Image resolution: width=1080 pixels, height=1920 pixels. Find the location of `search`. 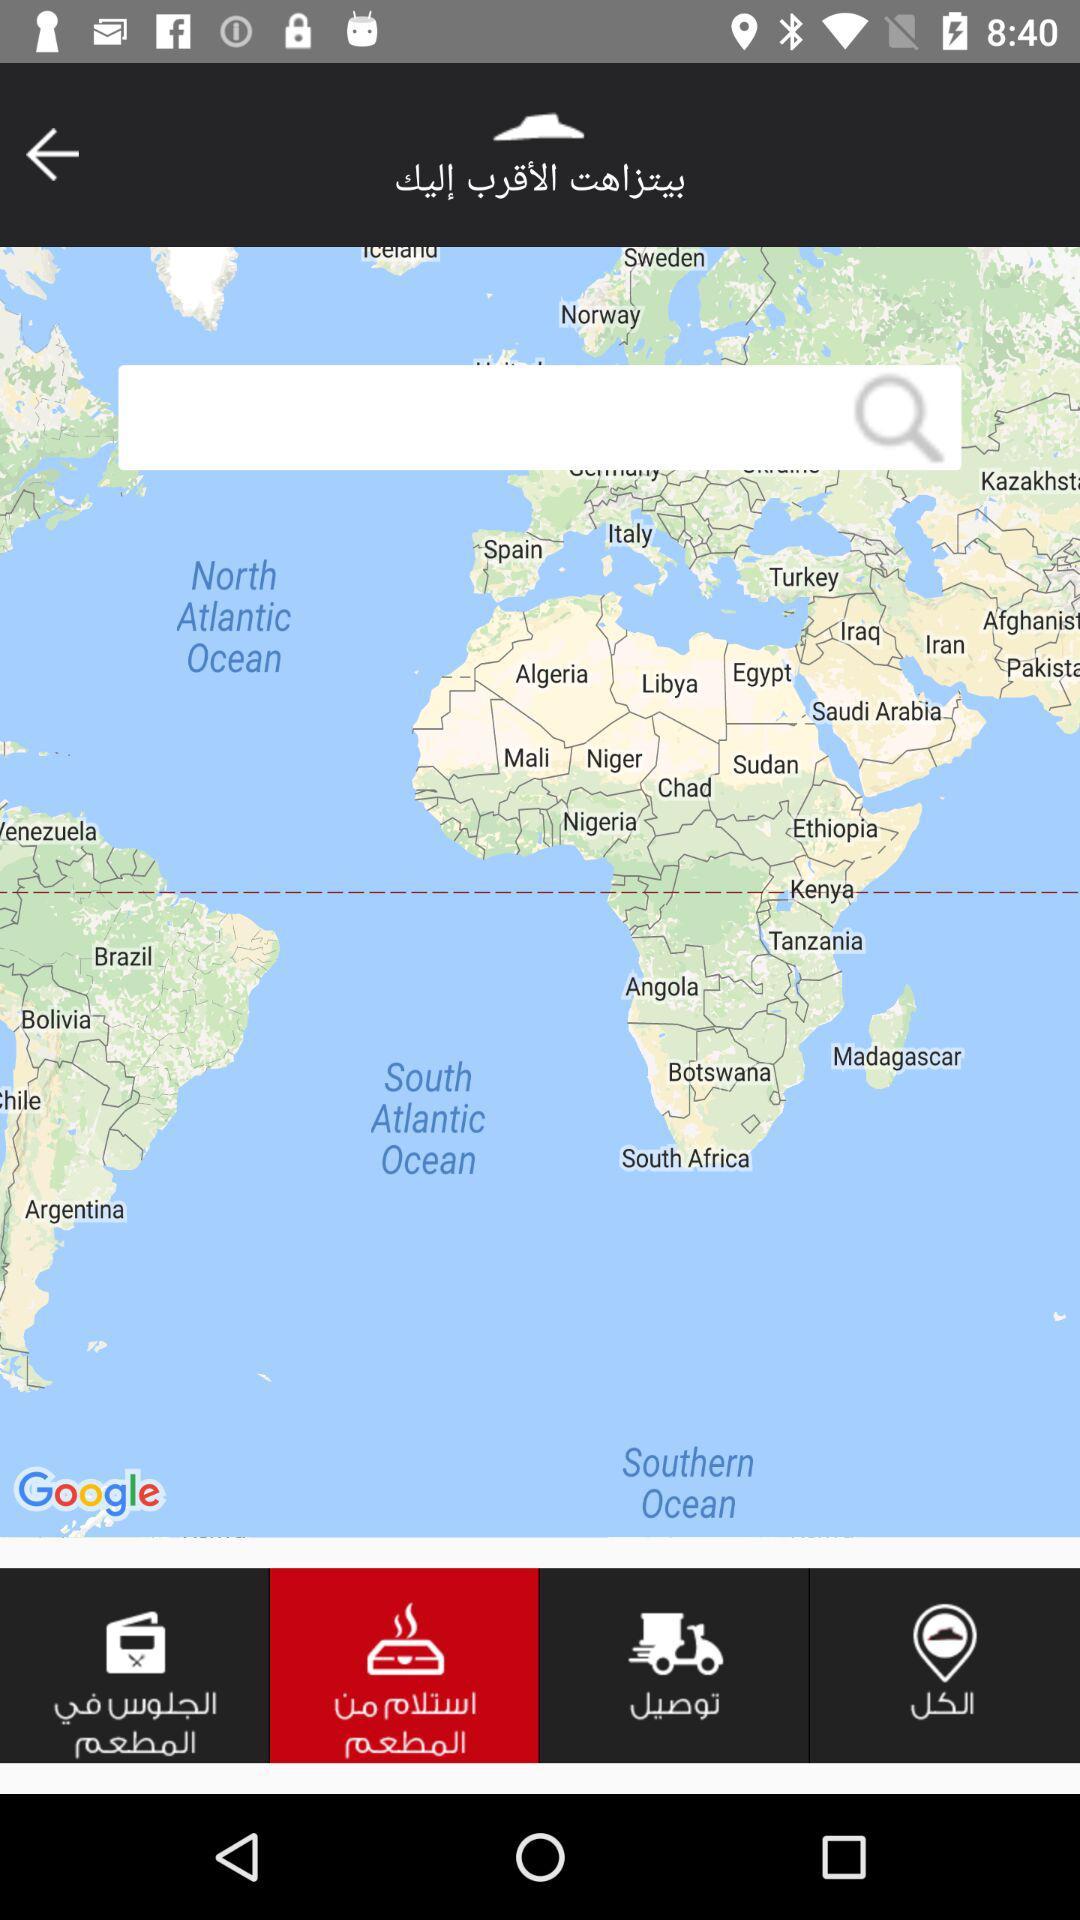

search is located at coordinates (477, 416).